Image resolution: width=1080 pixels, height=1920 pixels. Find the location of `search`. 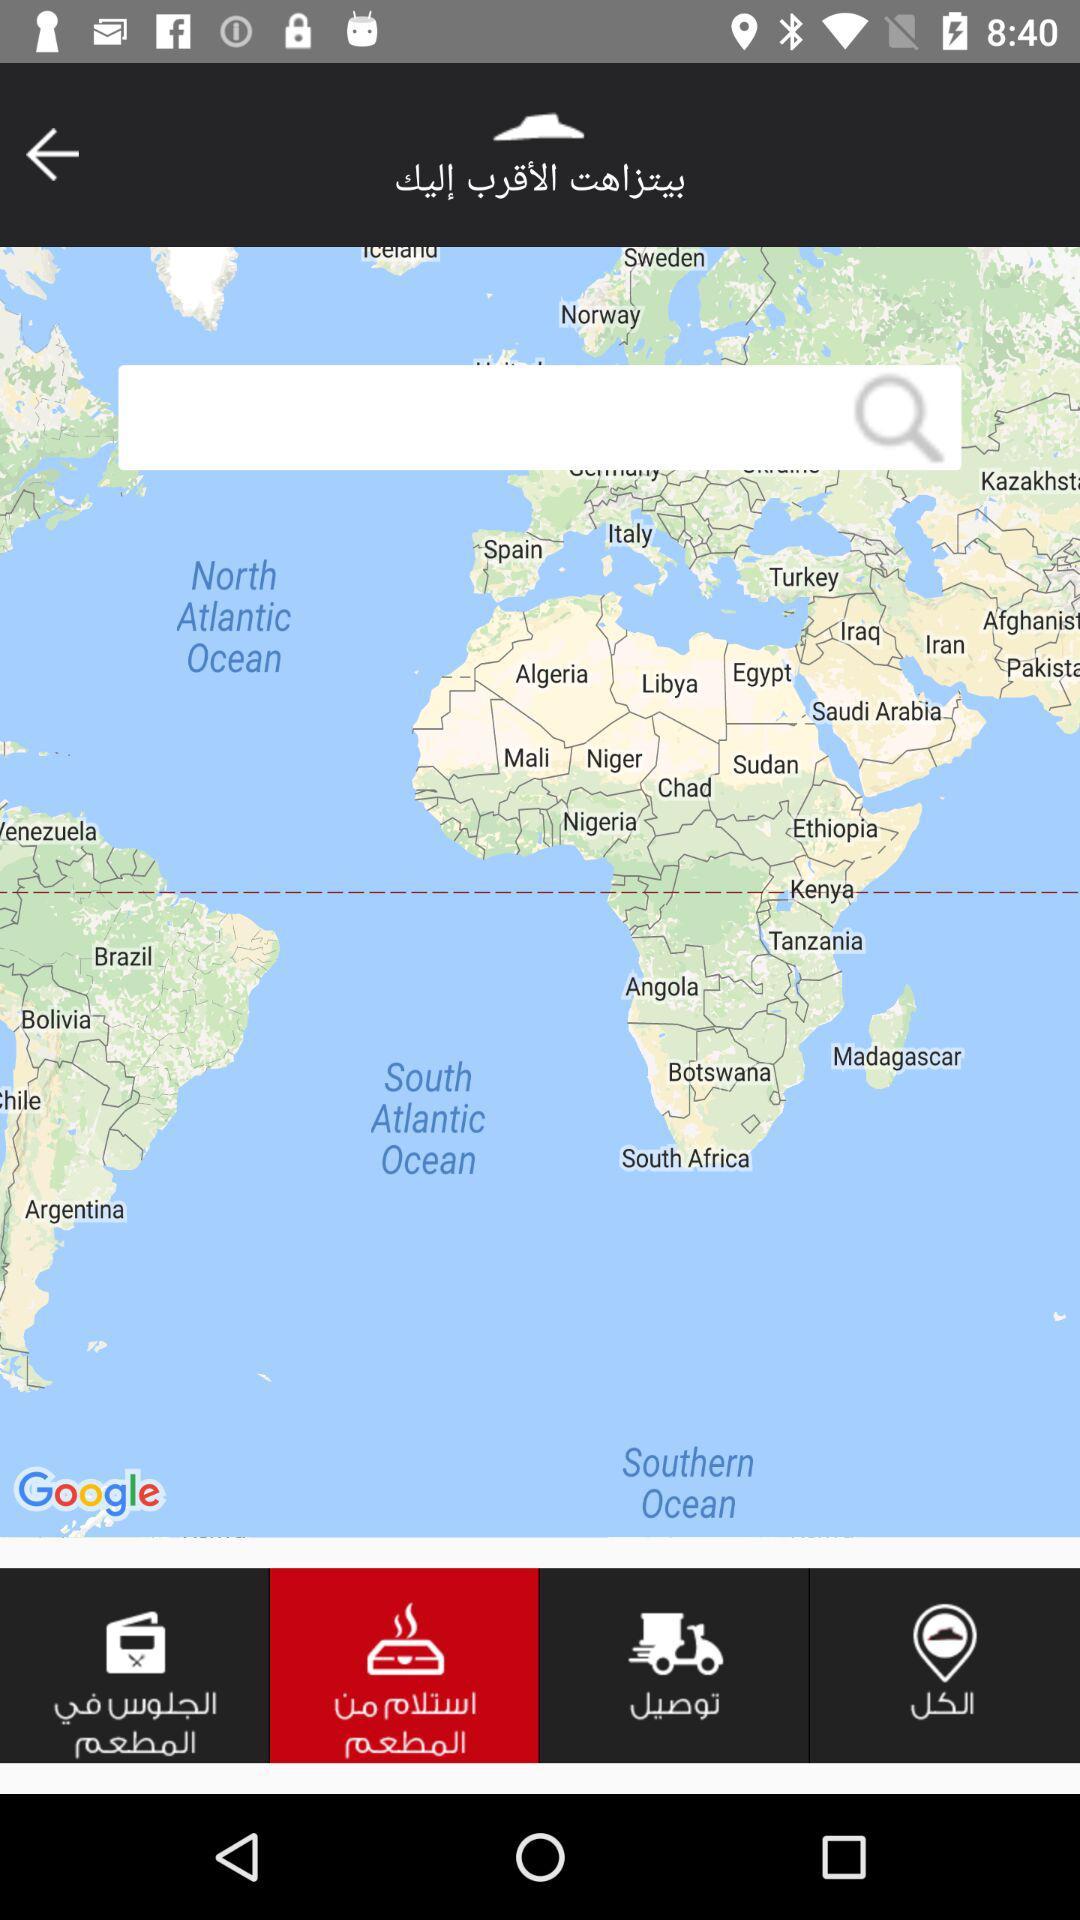

search is located at coordinates (477, 416).